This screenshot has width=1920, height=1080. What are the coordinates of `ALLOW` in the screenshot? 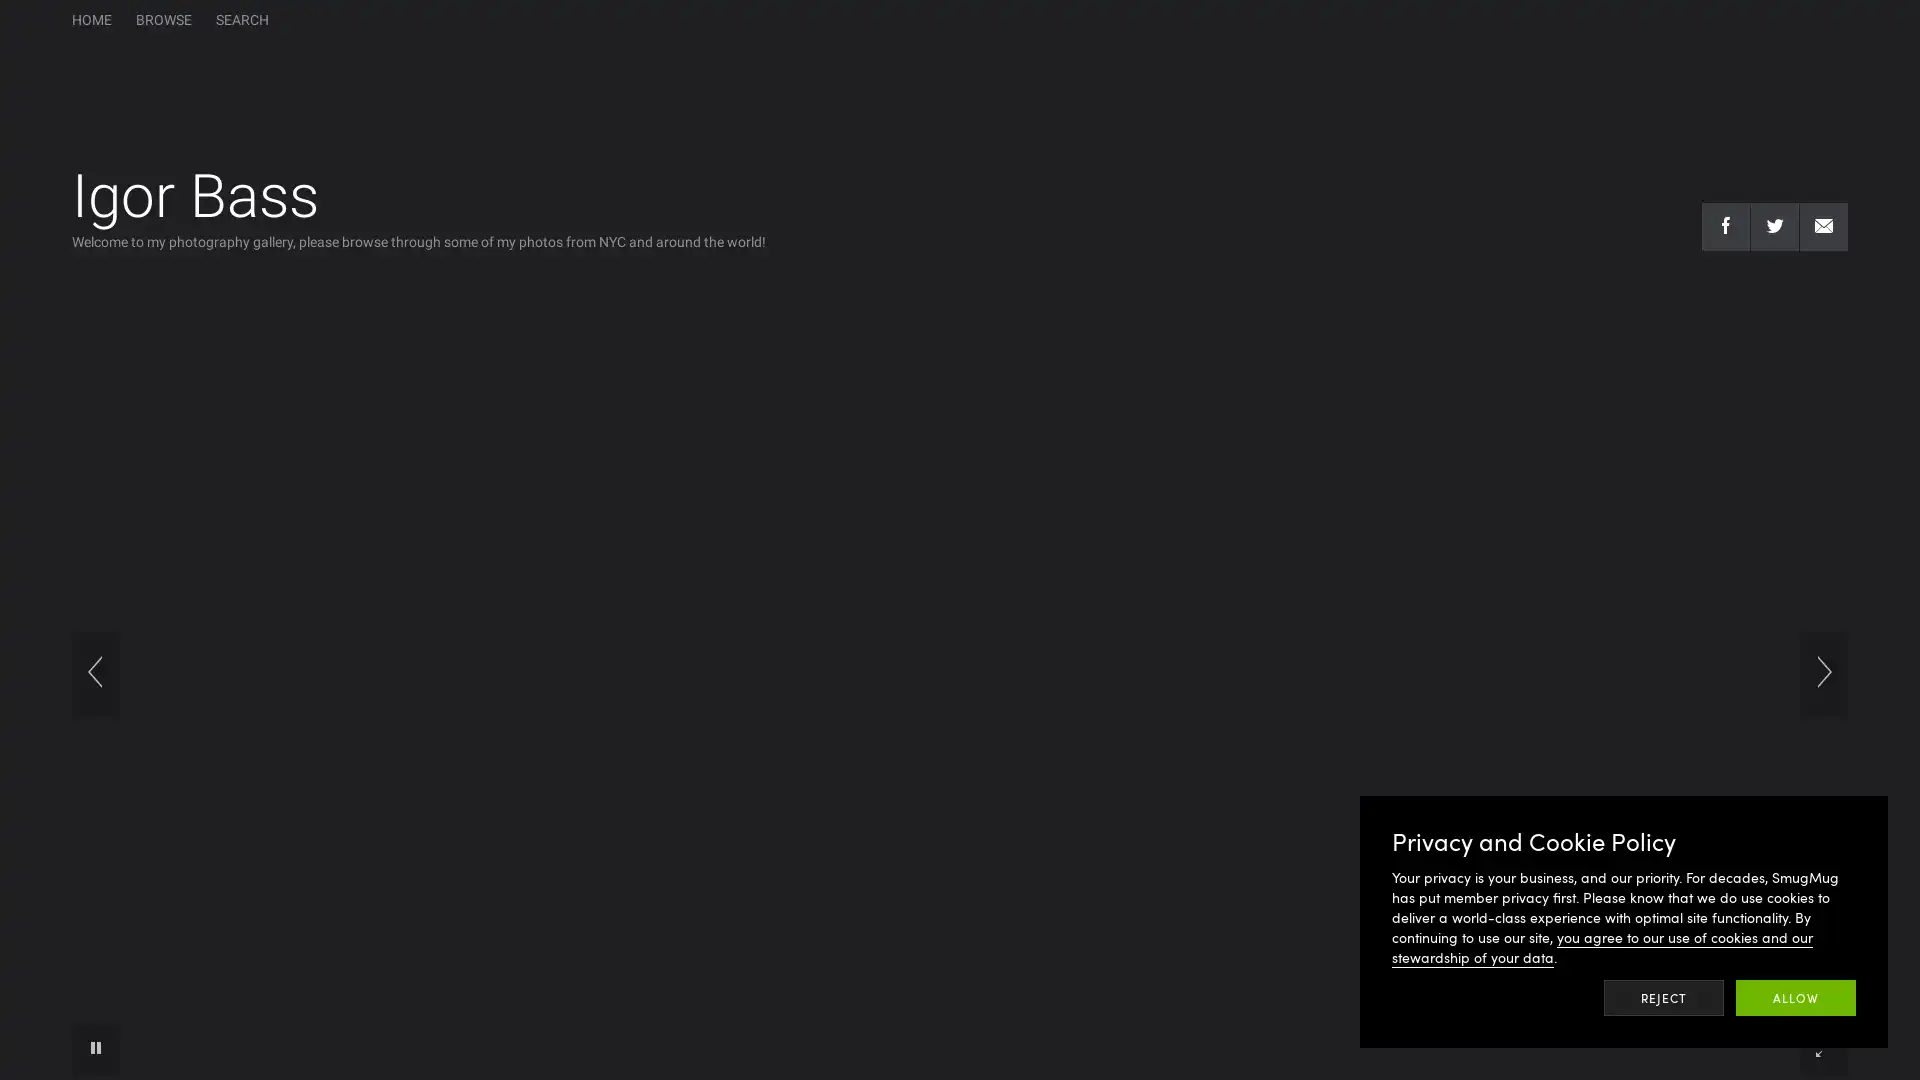 It's located at (1795, 998).